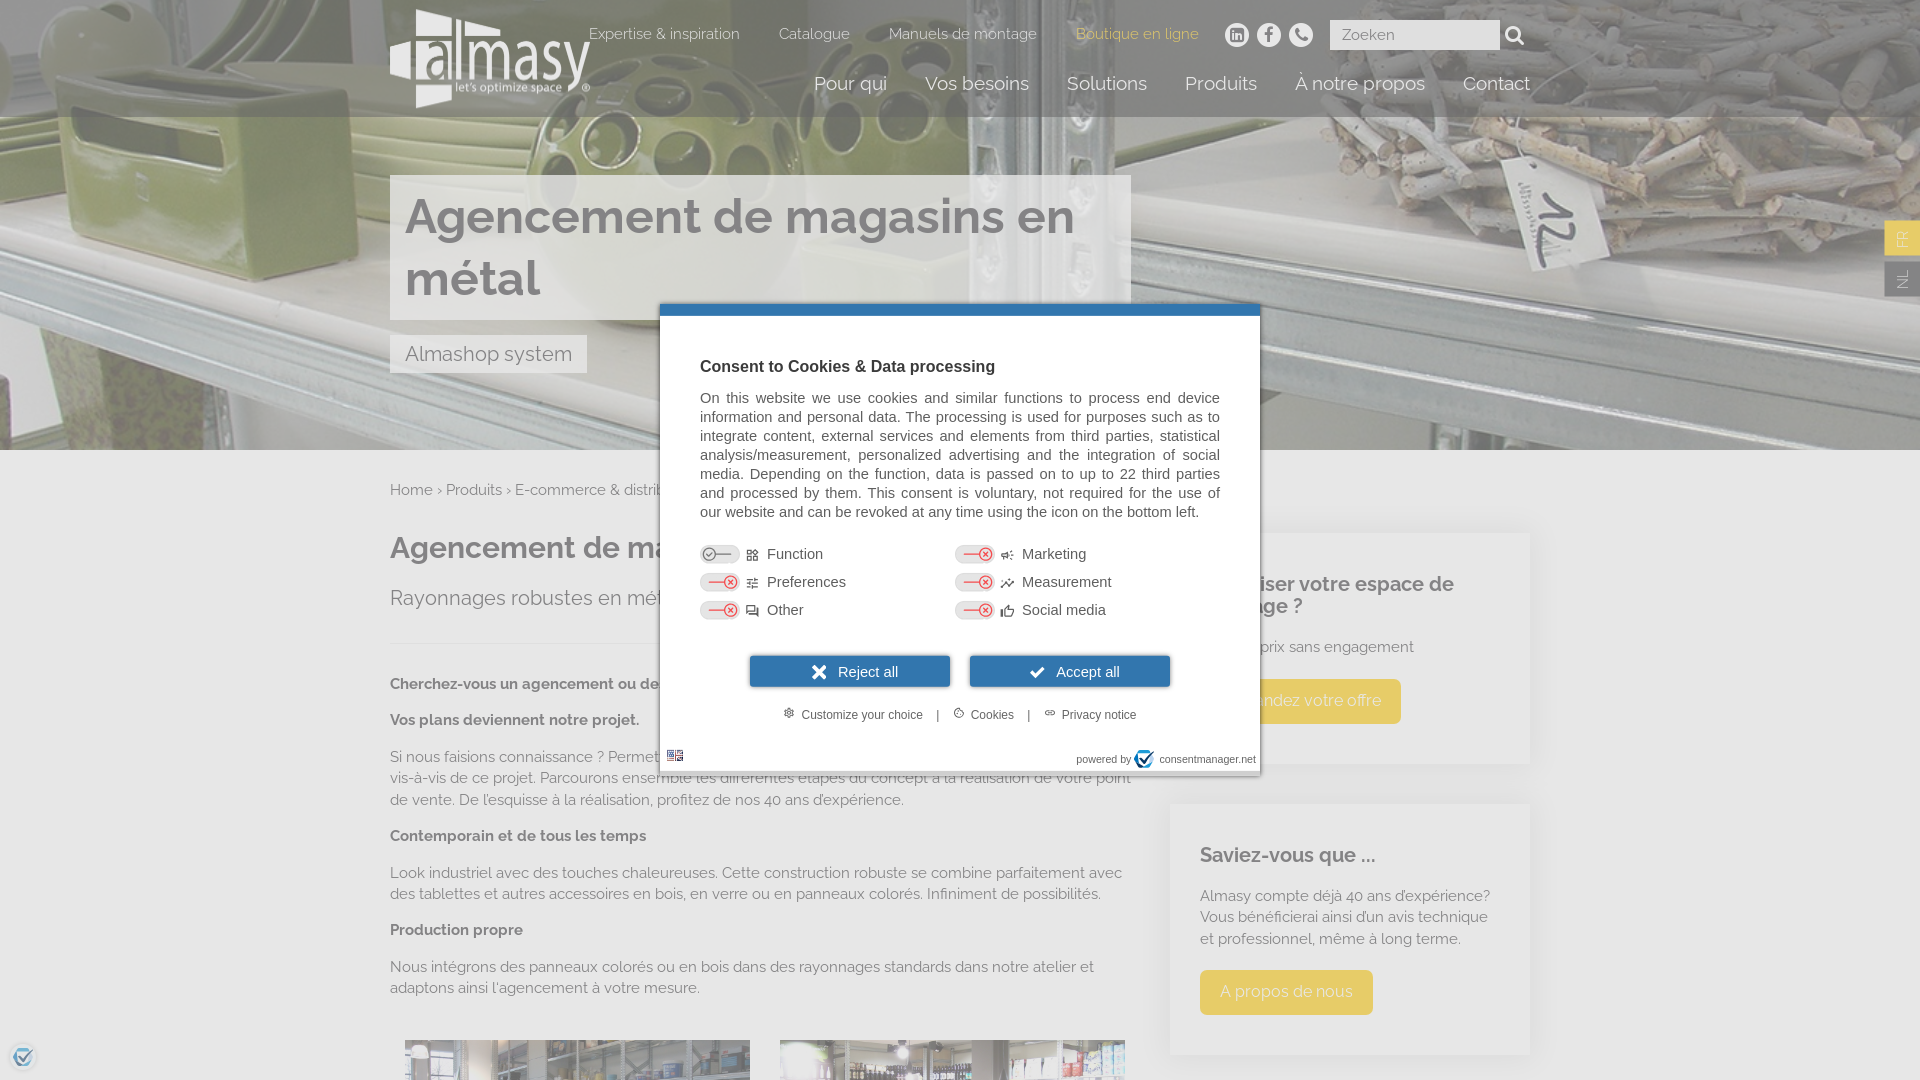  What do you see at coordinates (1300, 700) in the screenshot?
I see `'Demandez votre offre'` at bounding box center [1300, 700].